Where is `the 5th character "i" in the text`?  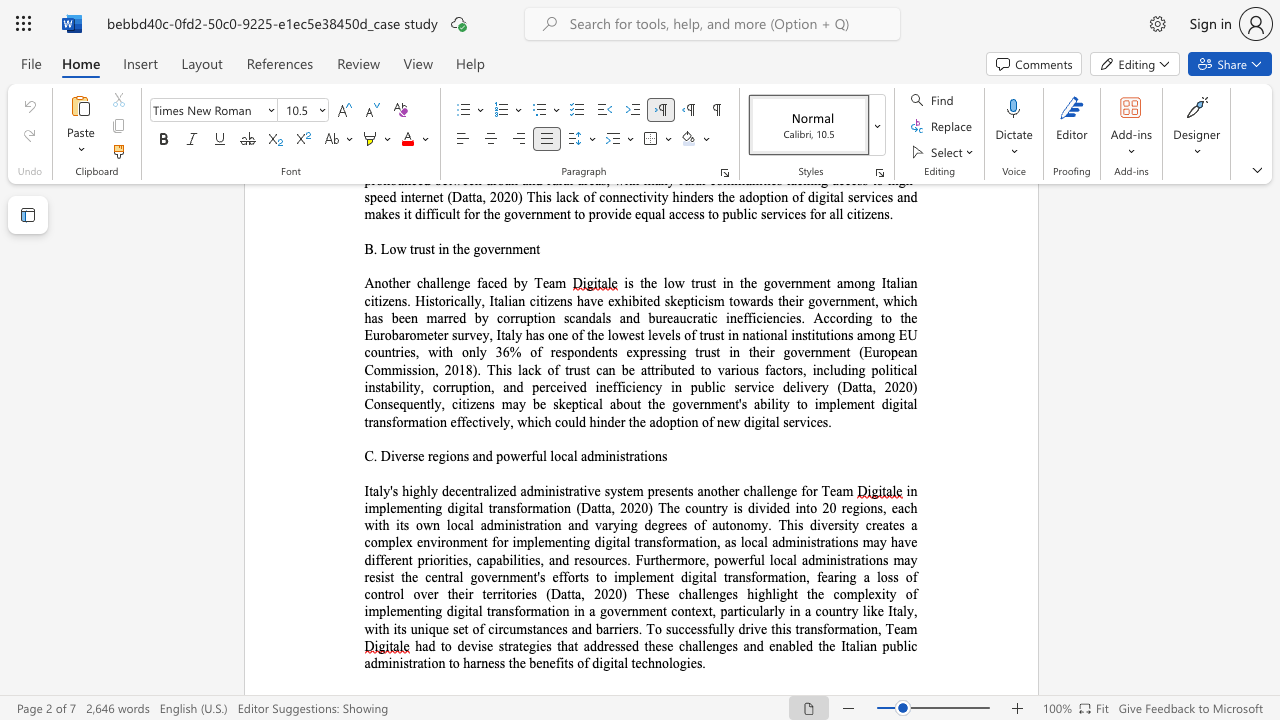 the 5th character "i" in the text is located at coordinates (840, 577).